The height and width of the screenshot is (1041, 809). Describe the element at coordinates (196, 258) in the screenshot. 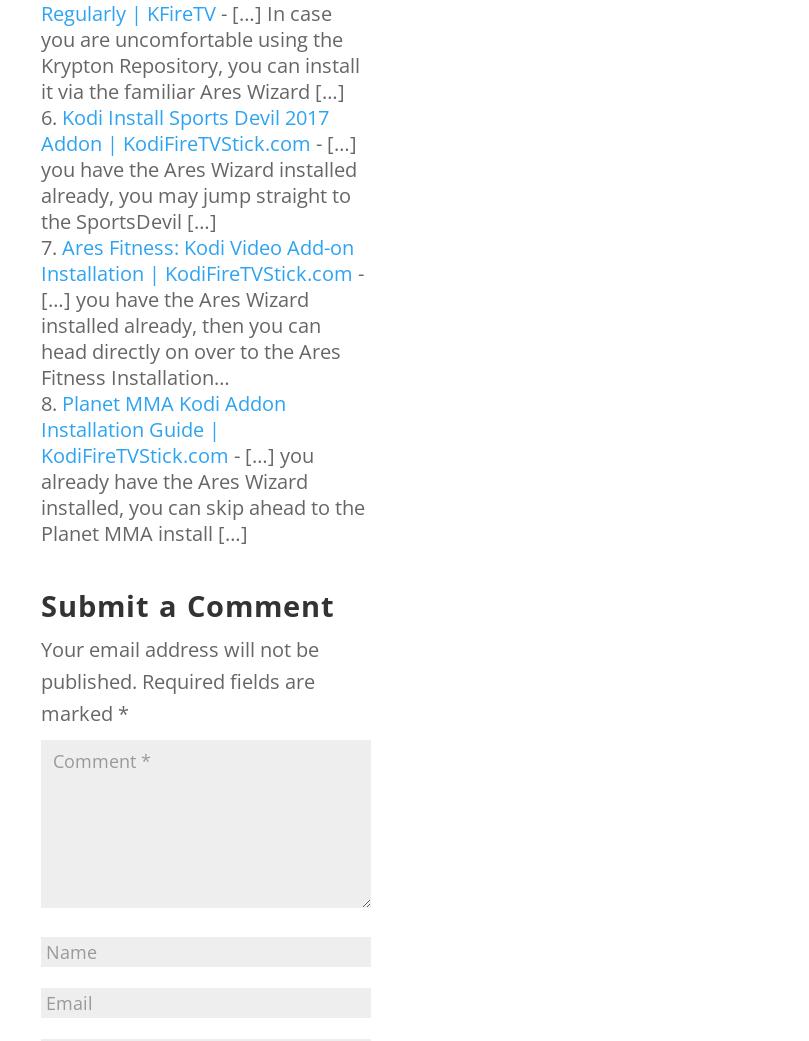

I see `'Ares Fitness: Kodi Video Add-on Installation | KodiFireTVStick.com'` at that location.